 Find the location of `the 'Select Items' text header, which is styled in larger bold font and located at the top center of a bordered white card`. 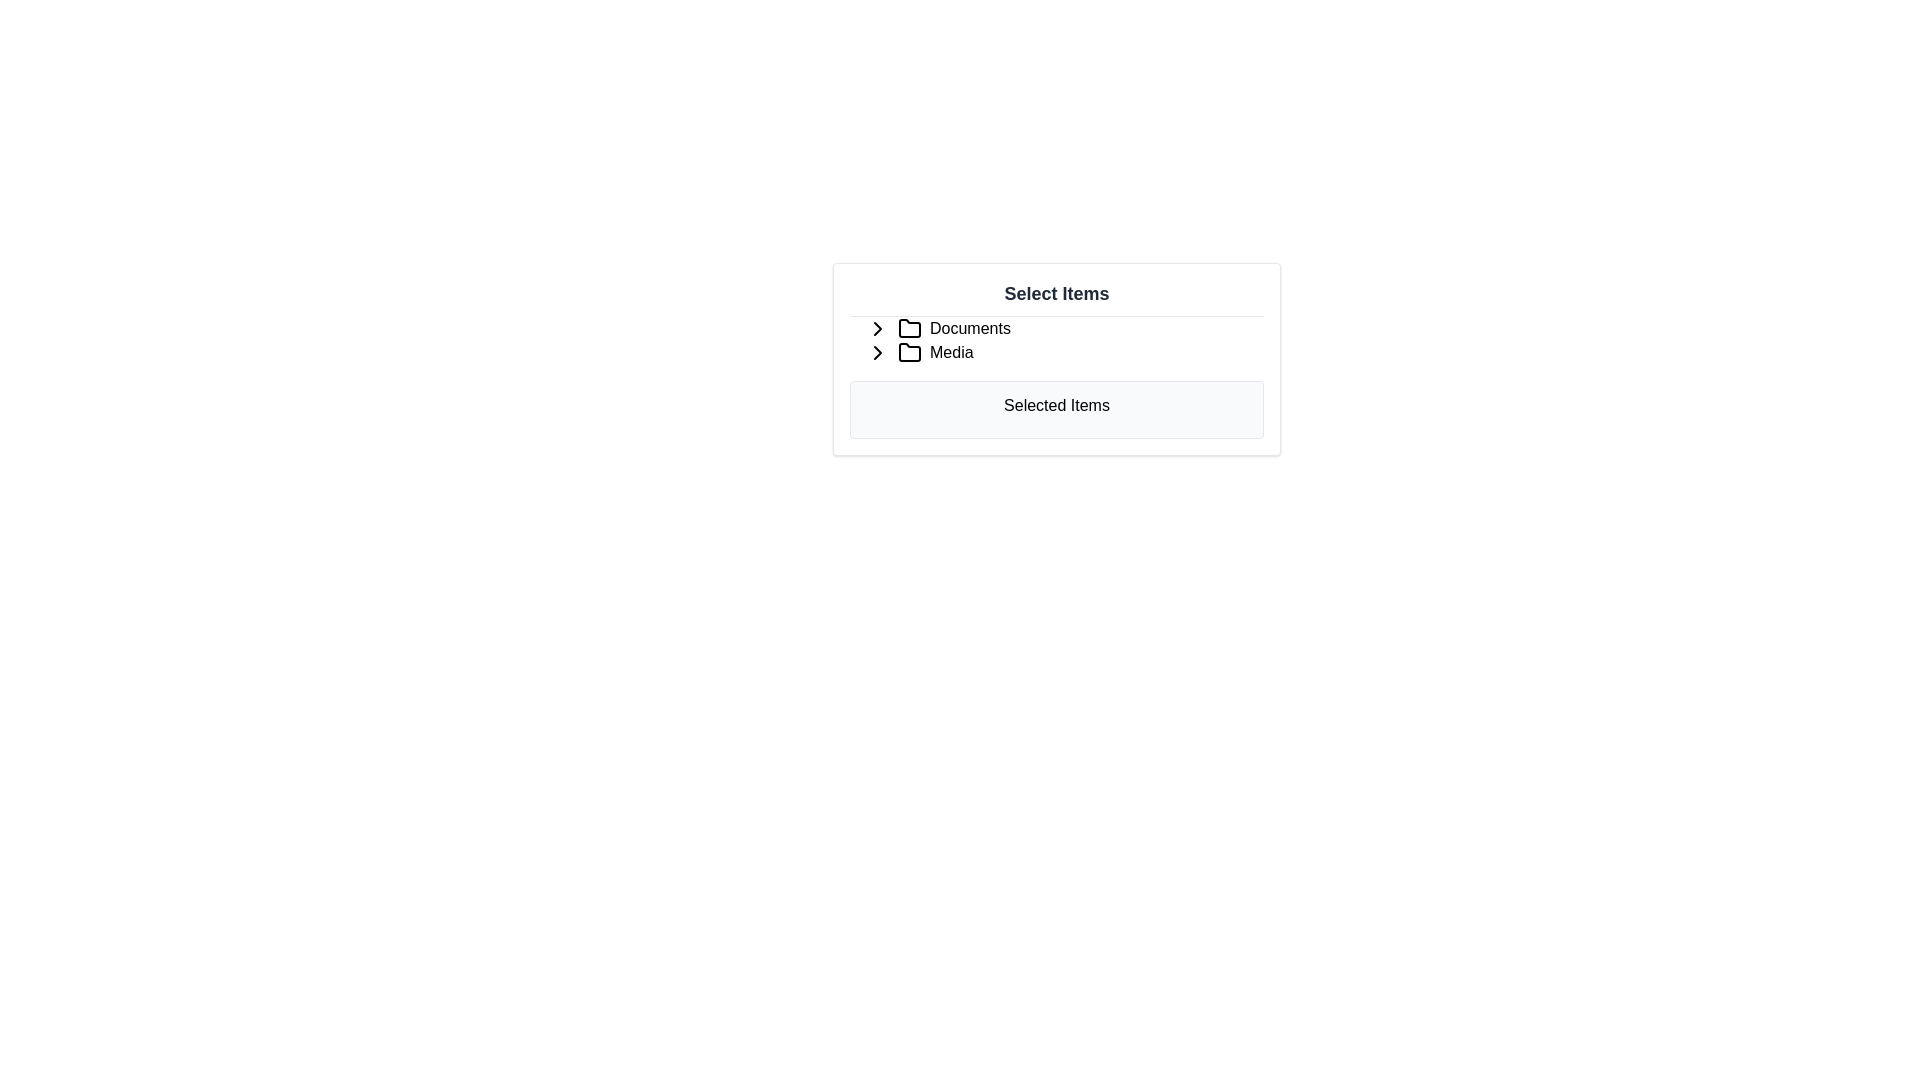

the 'Select Items' text header, which is styled in larger bold font and located at the top center of a bordered white card is located at coordinates (1055, 293).